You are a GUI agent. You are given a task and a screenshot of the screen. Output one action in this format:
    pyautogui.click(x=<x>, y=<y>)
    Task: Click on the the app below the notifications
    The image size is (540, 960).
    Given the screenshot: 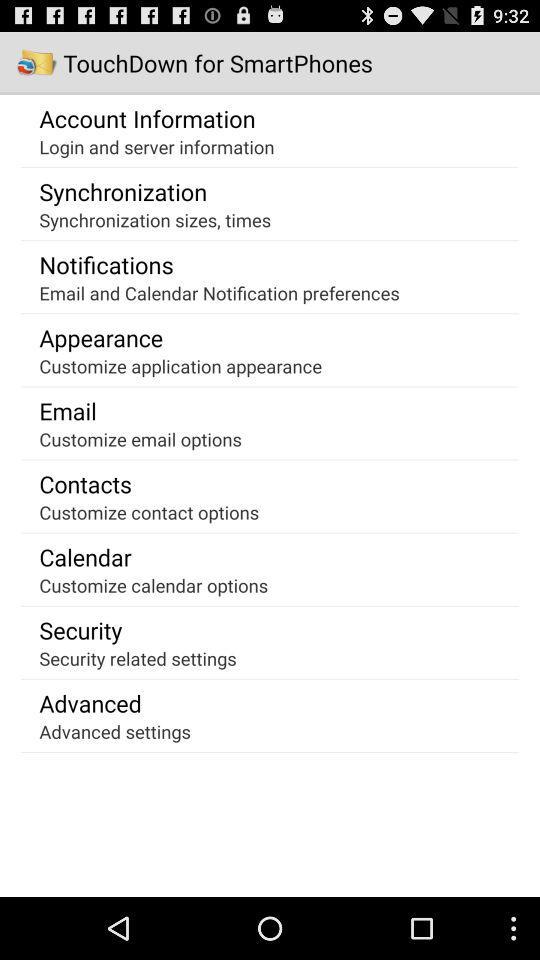 What is the action you would take?
    pyautogui.click(x=218, y=291)
    